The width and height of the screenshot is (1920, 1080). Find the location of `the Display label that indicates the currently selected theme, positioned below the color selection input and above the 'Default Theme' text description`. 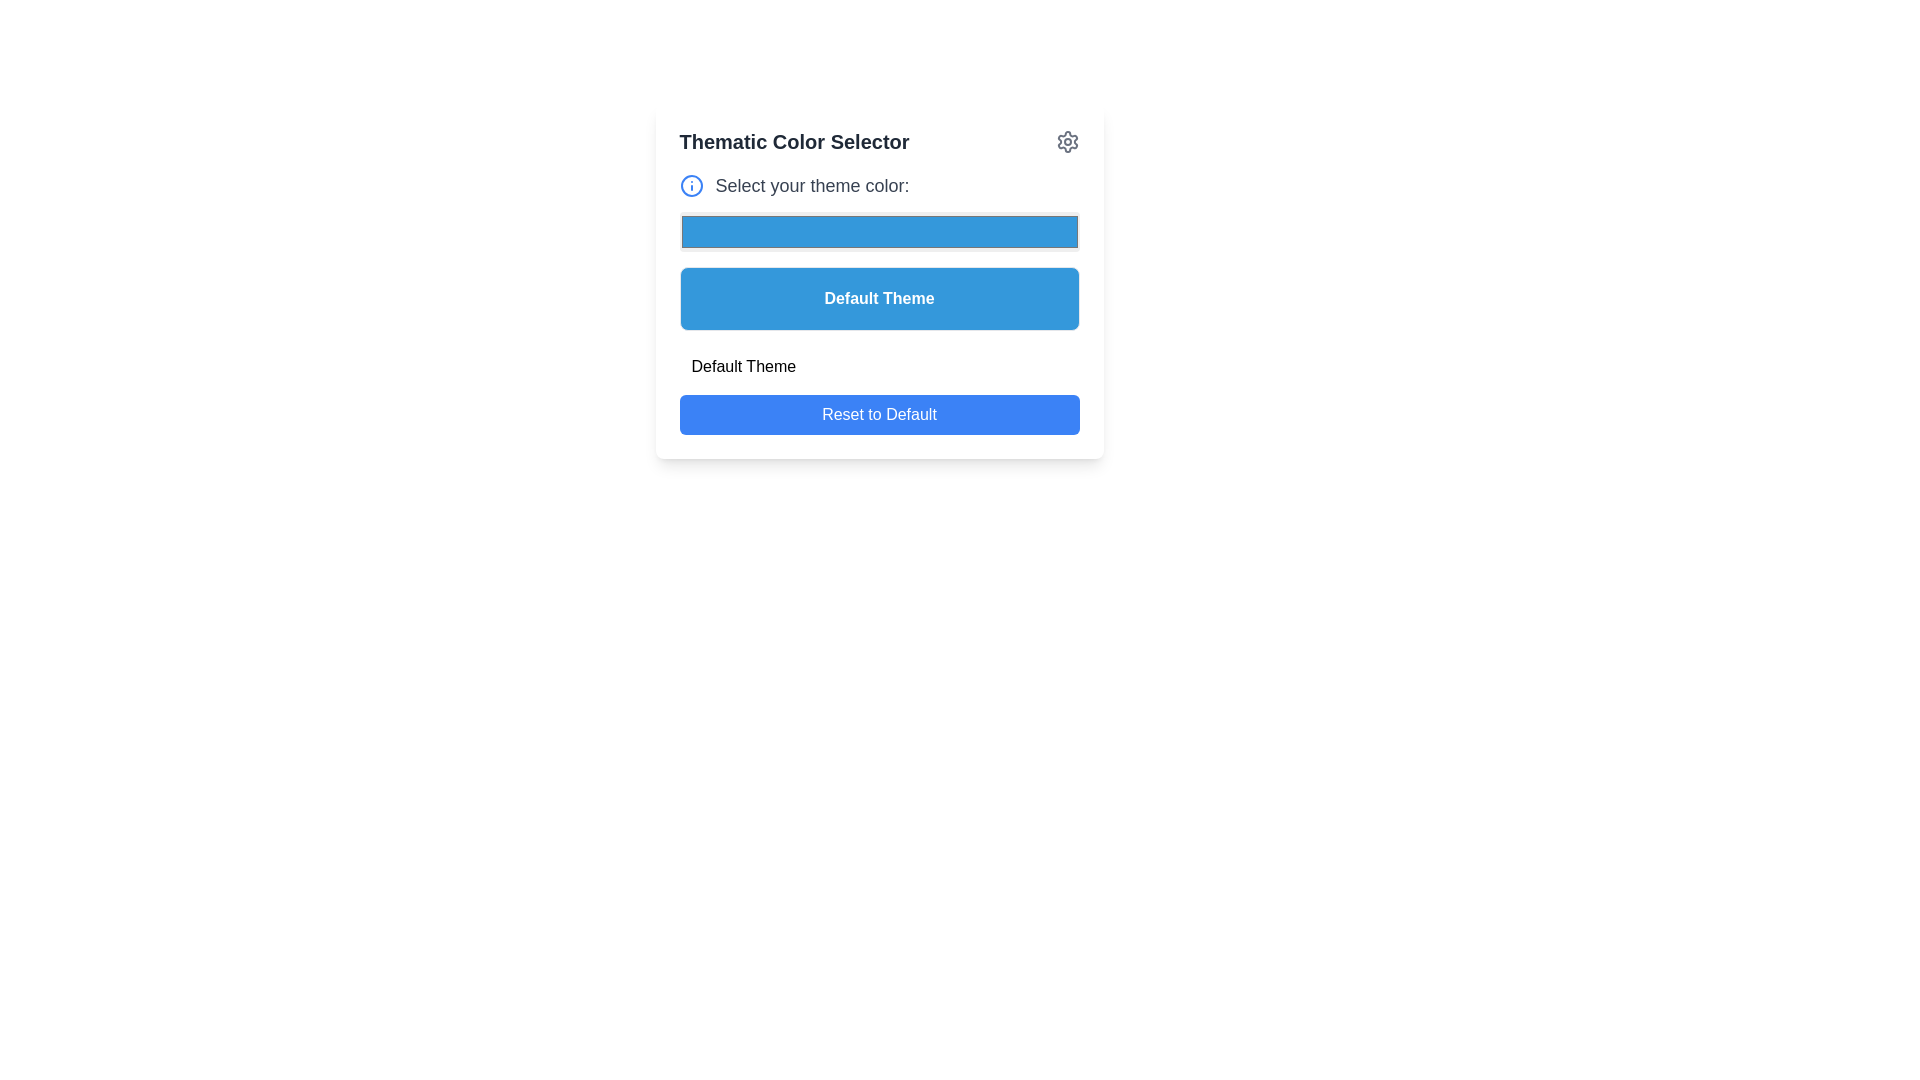

the Display label that indicates the currently selected theme, positioned below the color selection input and above the 'Default Theme' text description is located at coordinates (879, 299).